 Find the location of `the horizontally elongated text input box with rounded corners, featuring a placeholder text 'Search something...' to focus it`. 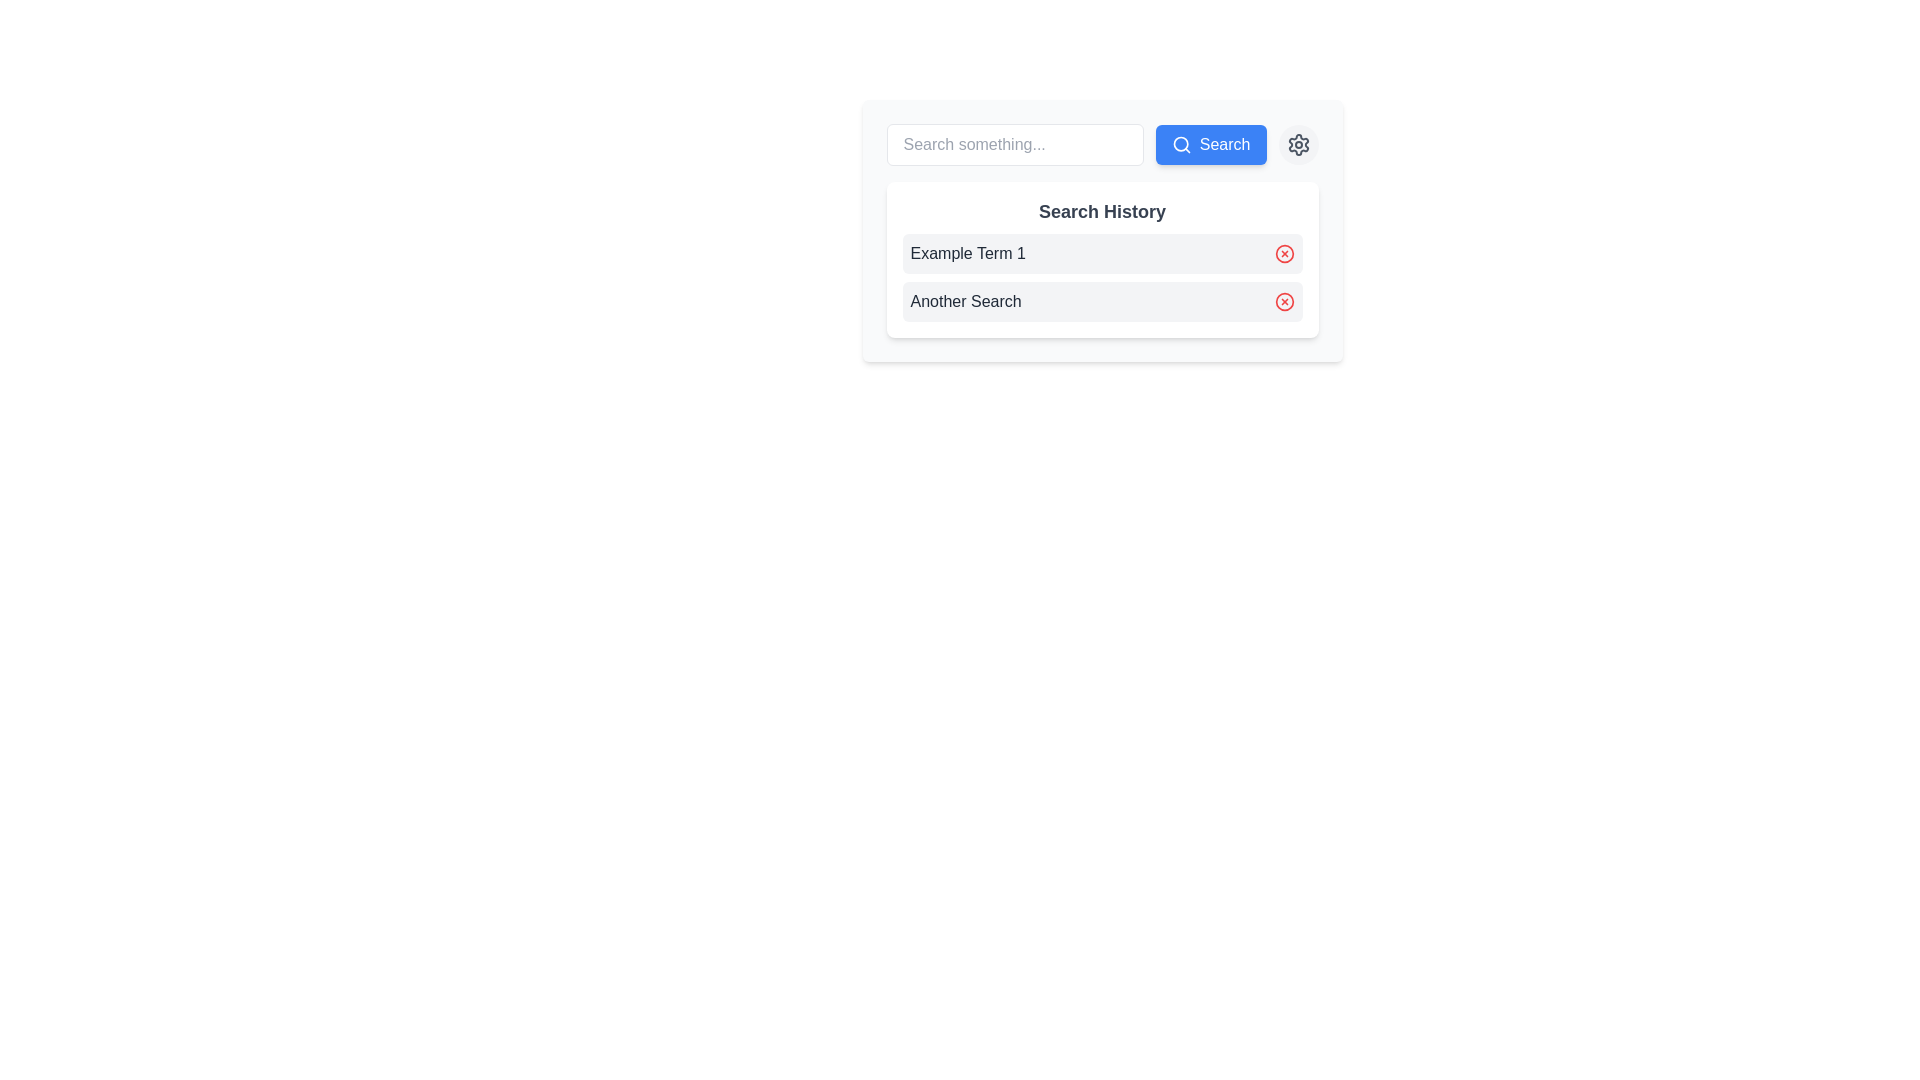

the horizontally elongated text input box with rounded corners, featuring a placeholder text 'Search something...' to focus it is located at coordinates (1014, 144).